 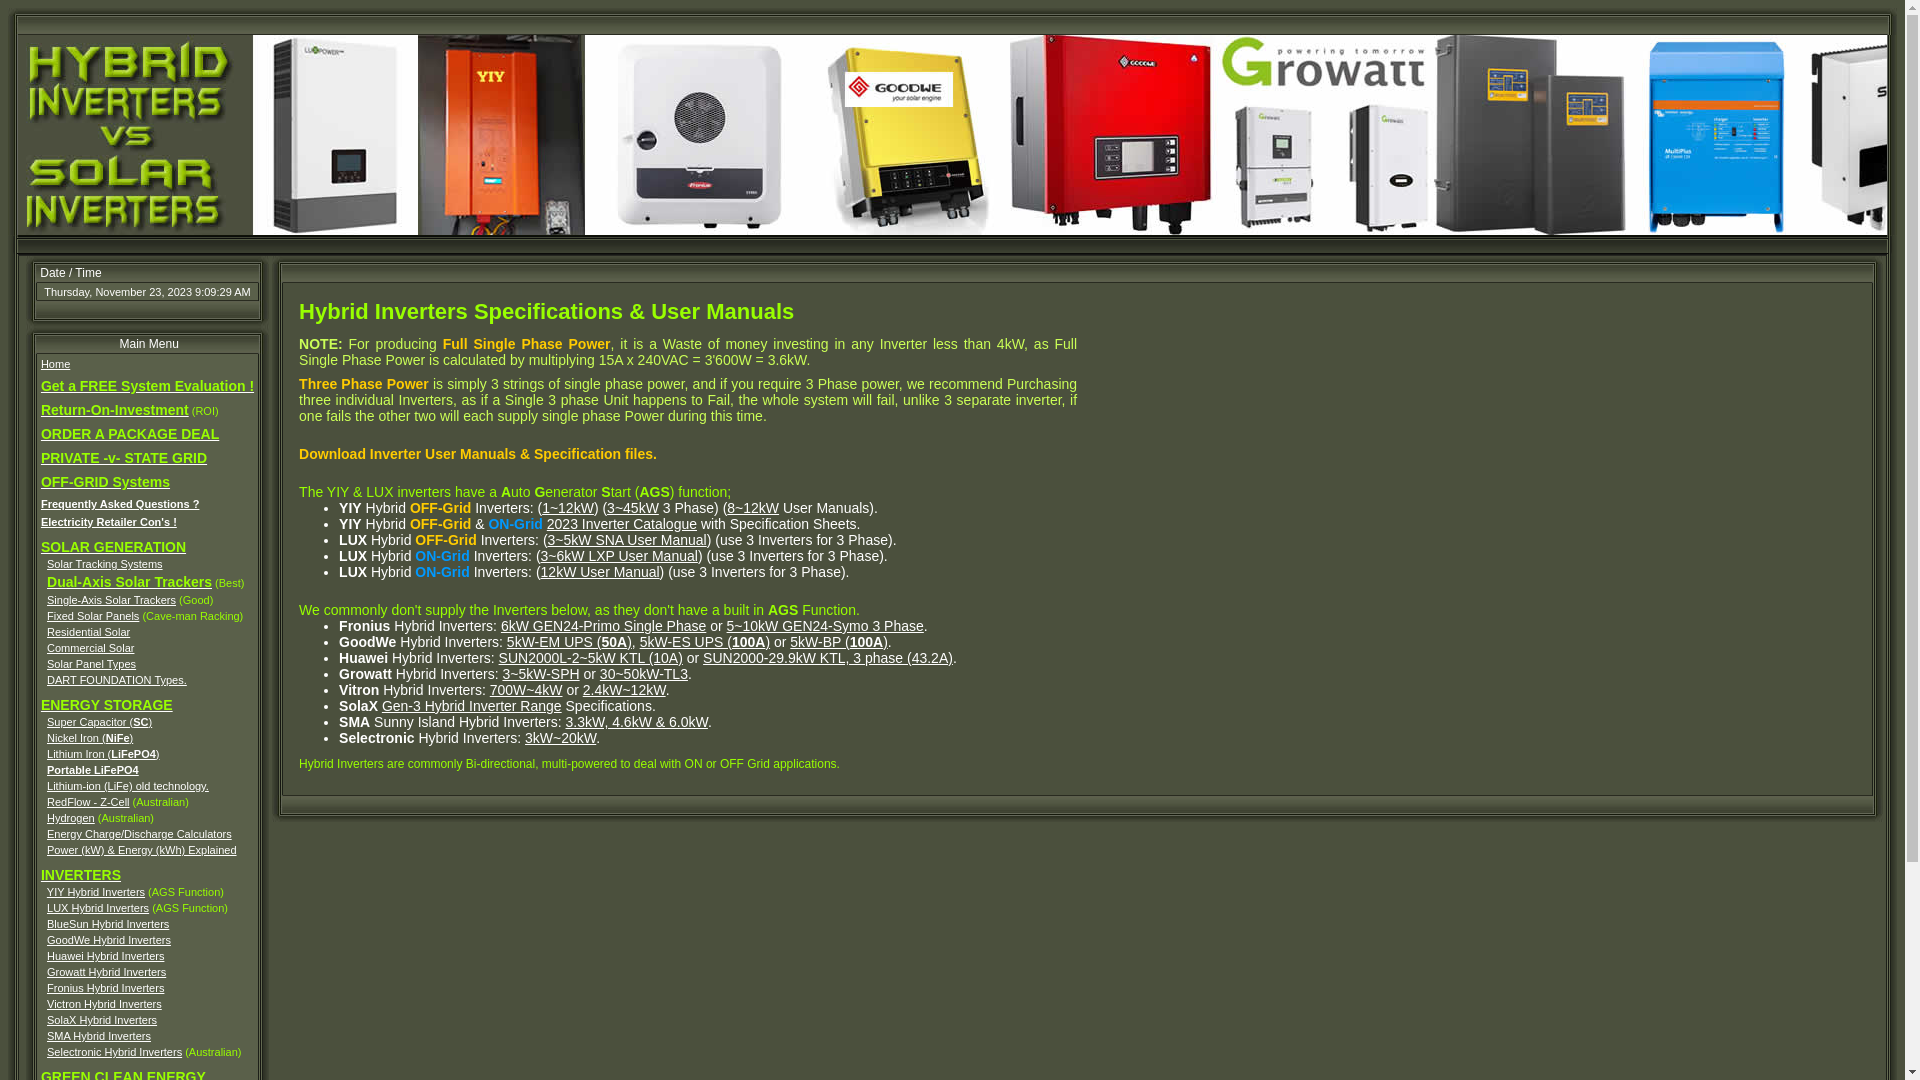 I want to click on 'Solar Panel Types', so click(x=90, y=663).